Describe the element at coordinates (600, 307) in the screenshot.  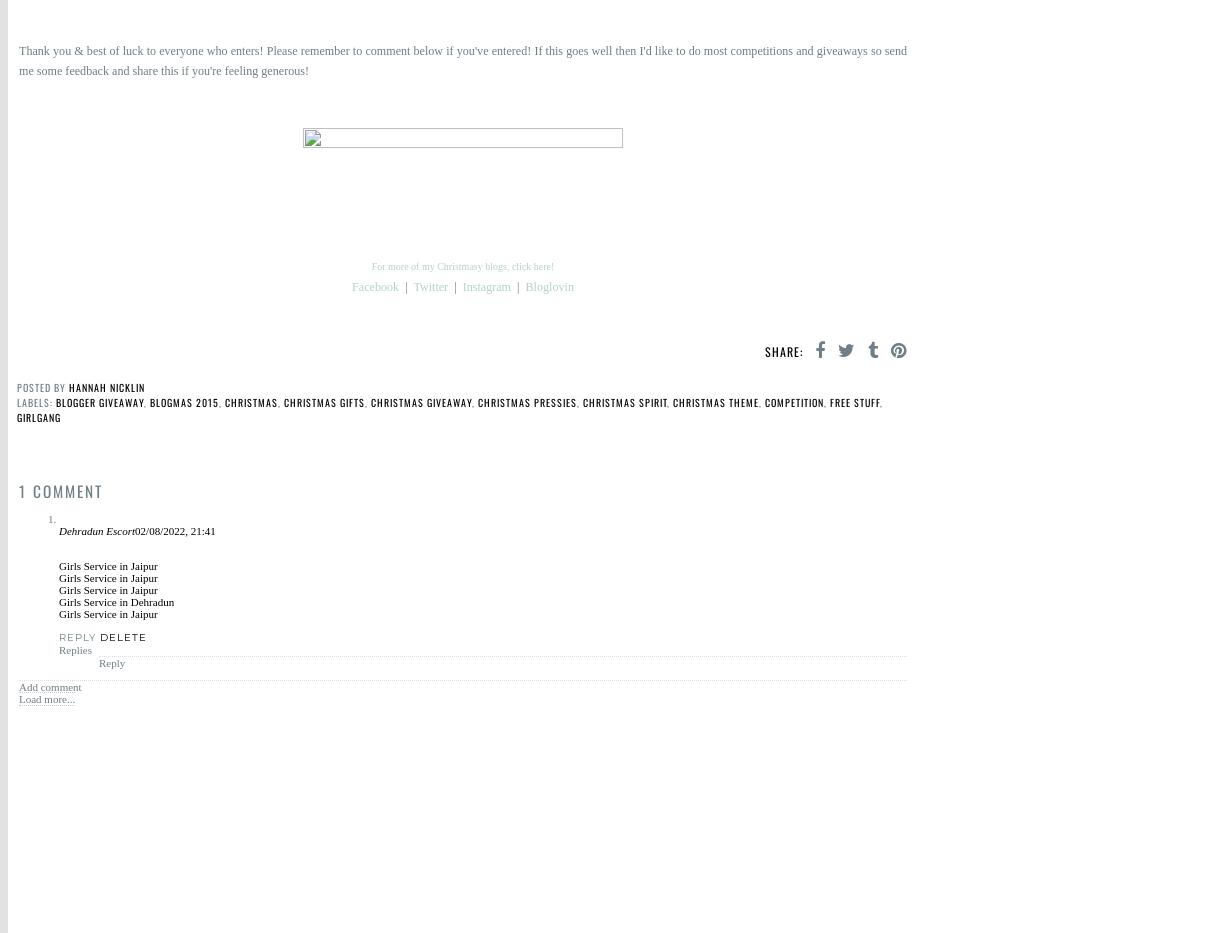
I see `'#Blogger'` at that location.